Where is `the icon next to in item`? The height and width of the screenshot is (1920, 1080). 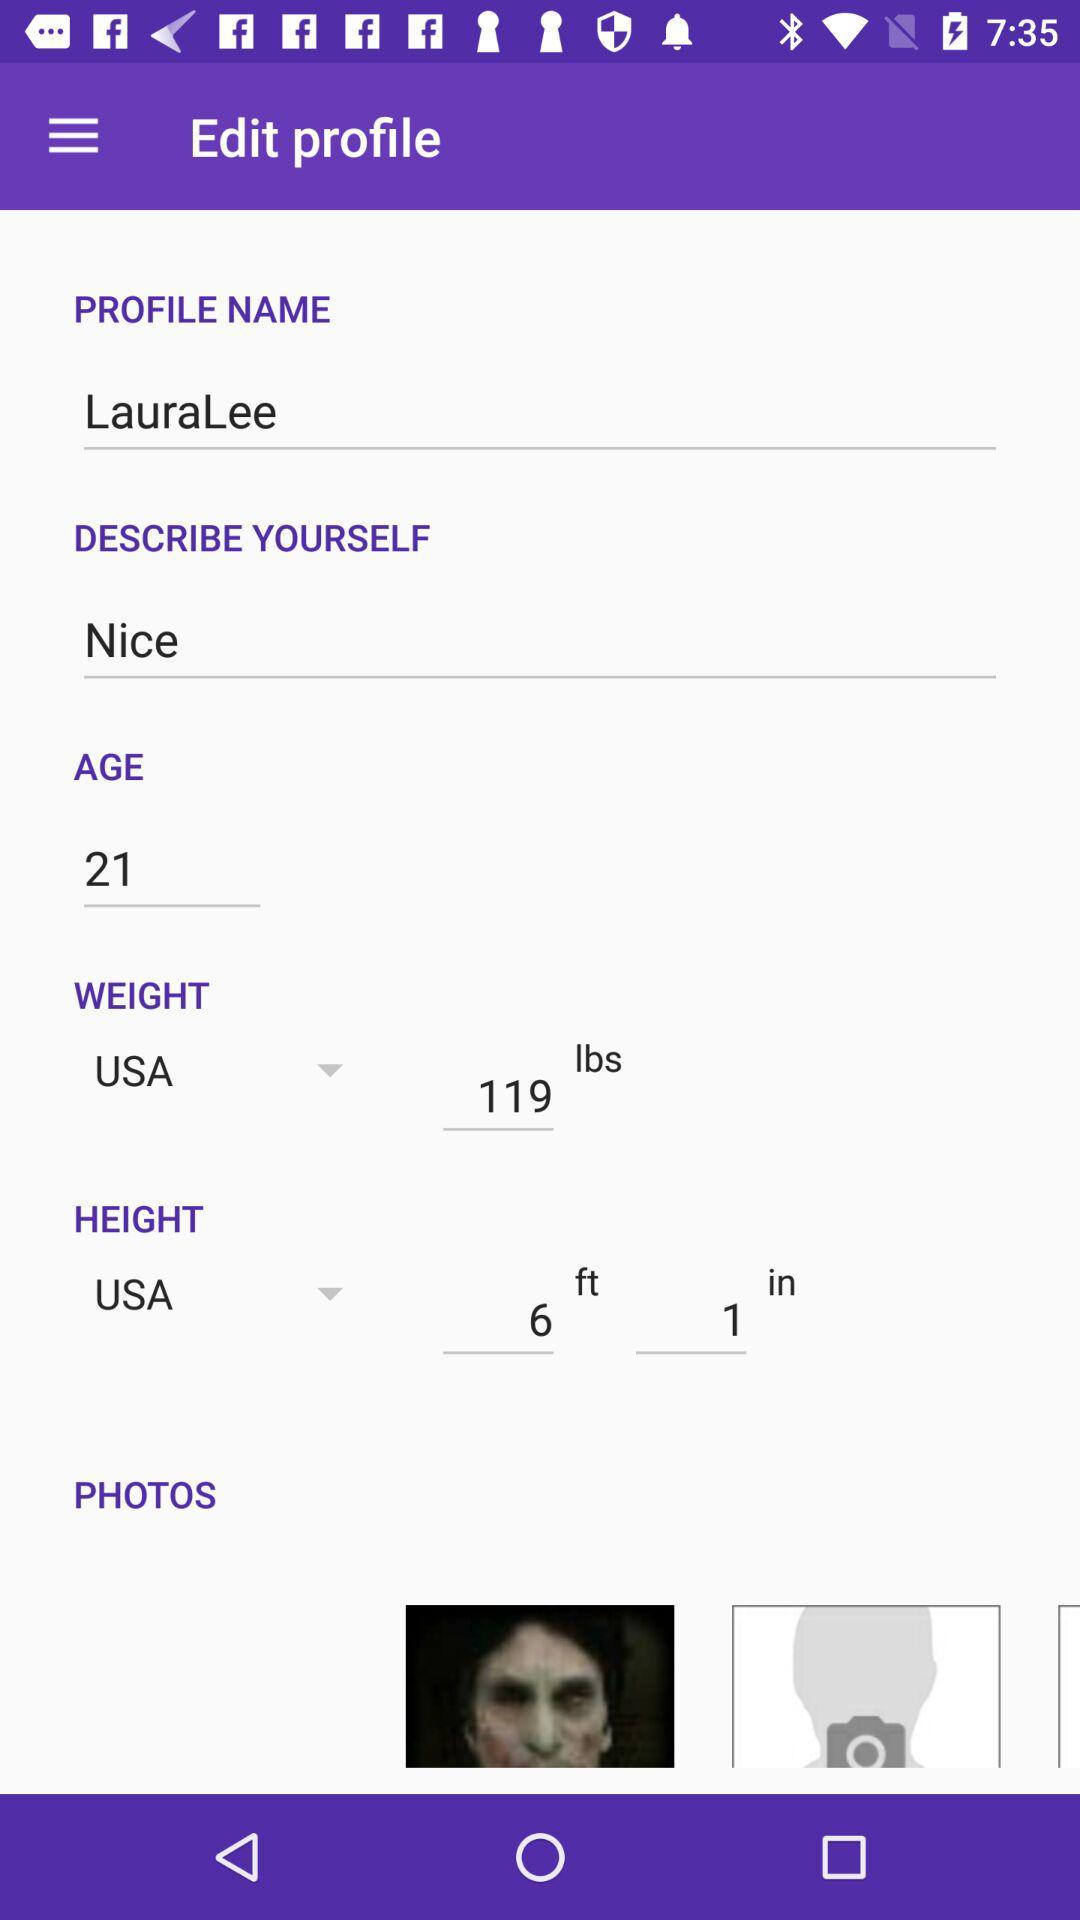
the icon next to in item is located at coordinates (690, 1318).